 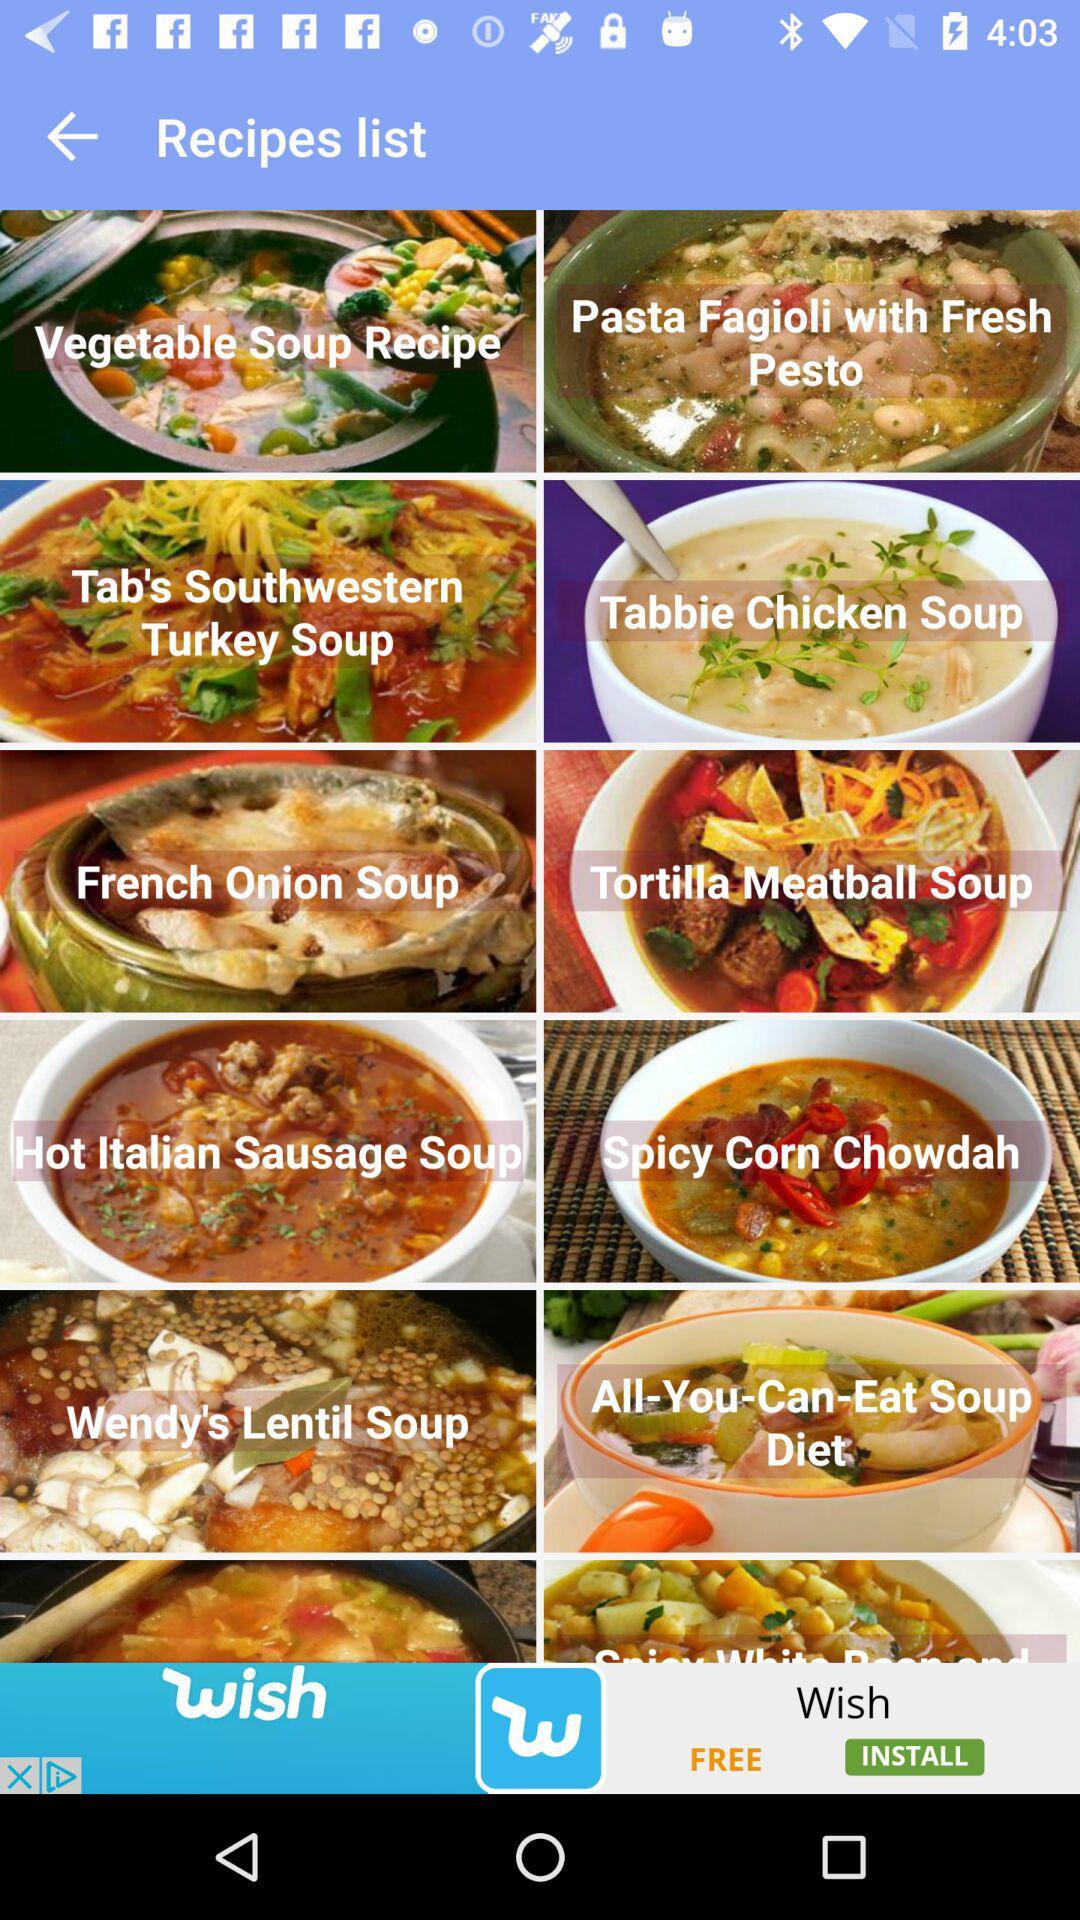 I want to click on go back, so click(x=71, y=135).